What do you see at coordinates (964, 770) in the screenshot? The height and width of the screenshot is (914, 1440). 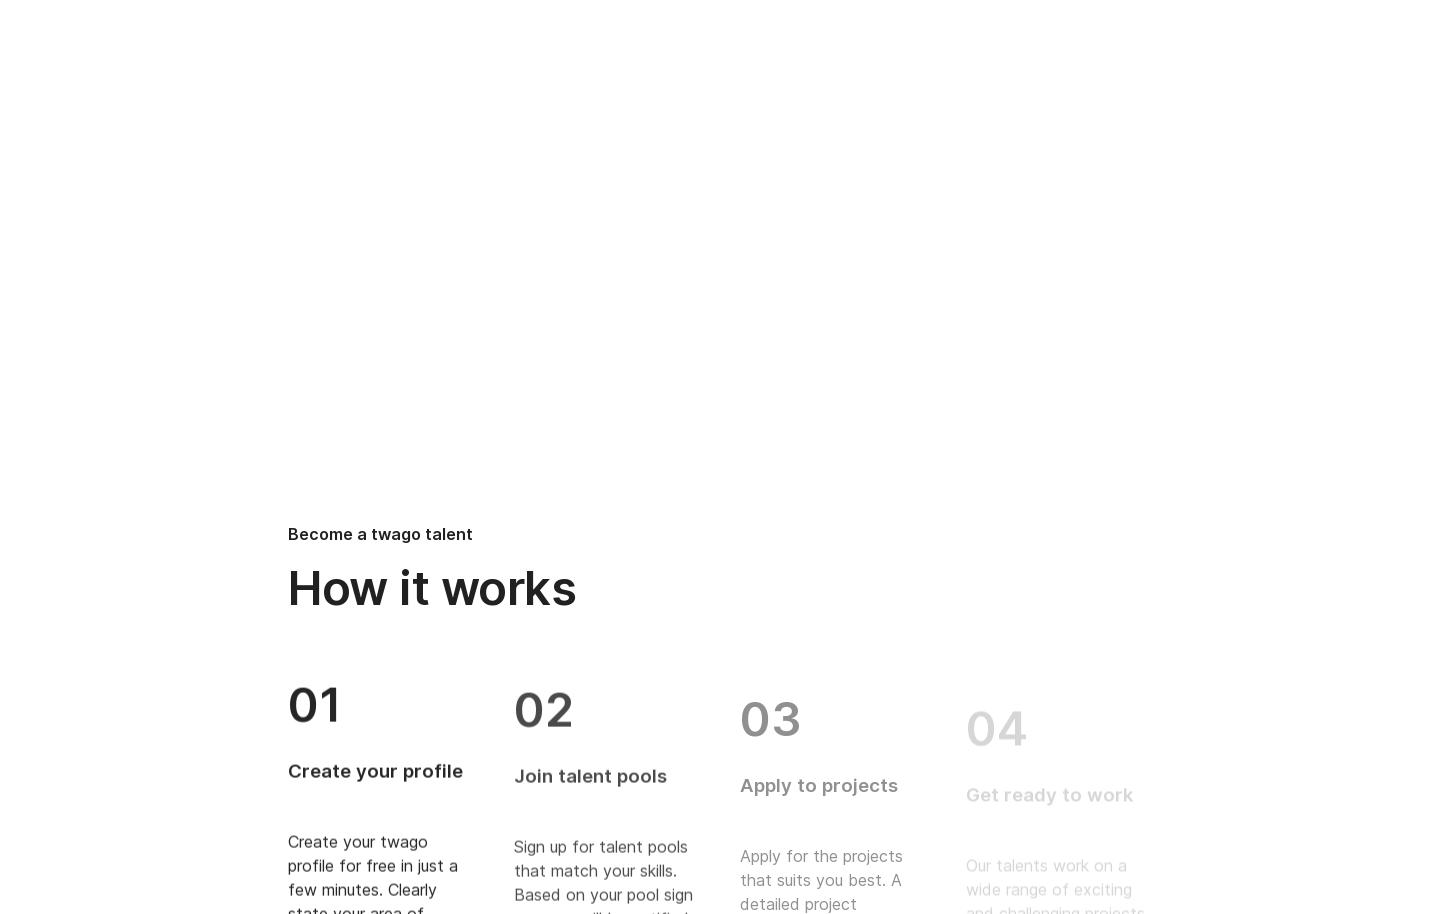 I see `'Get ready to work'` at bounding box center [964, 770].